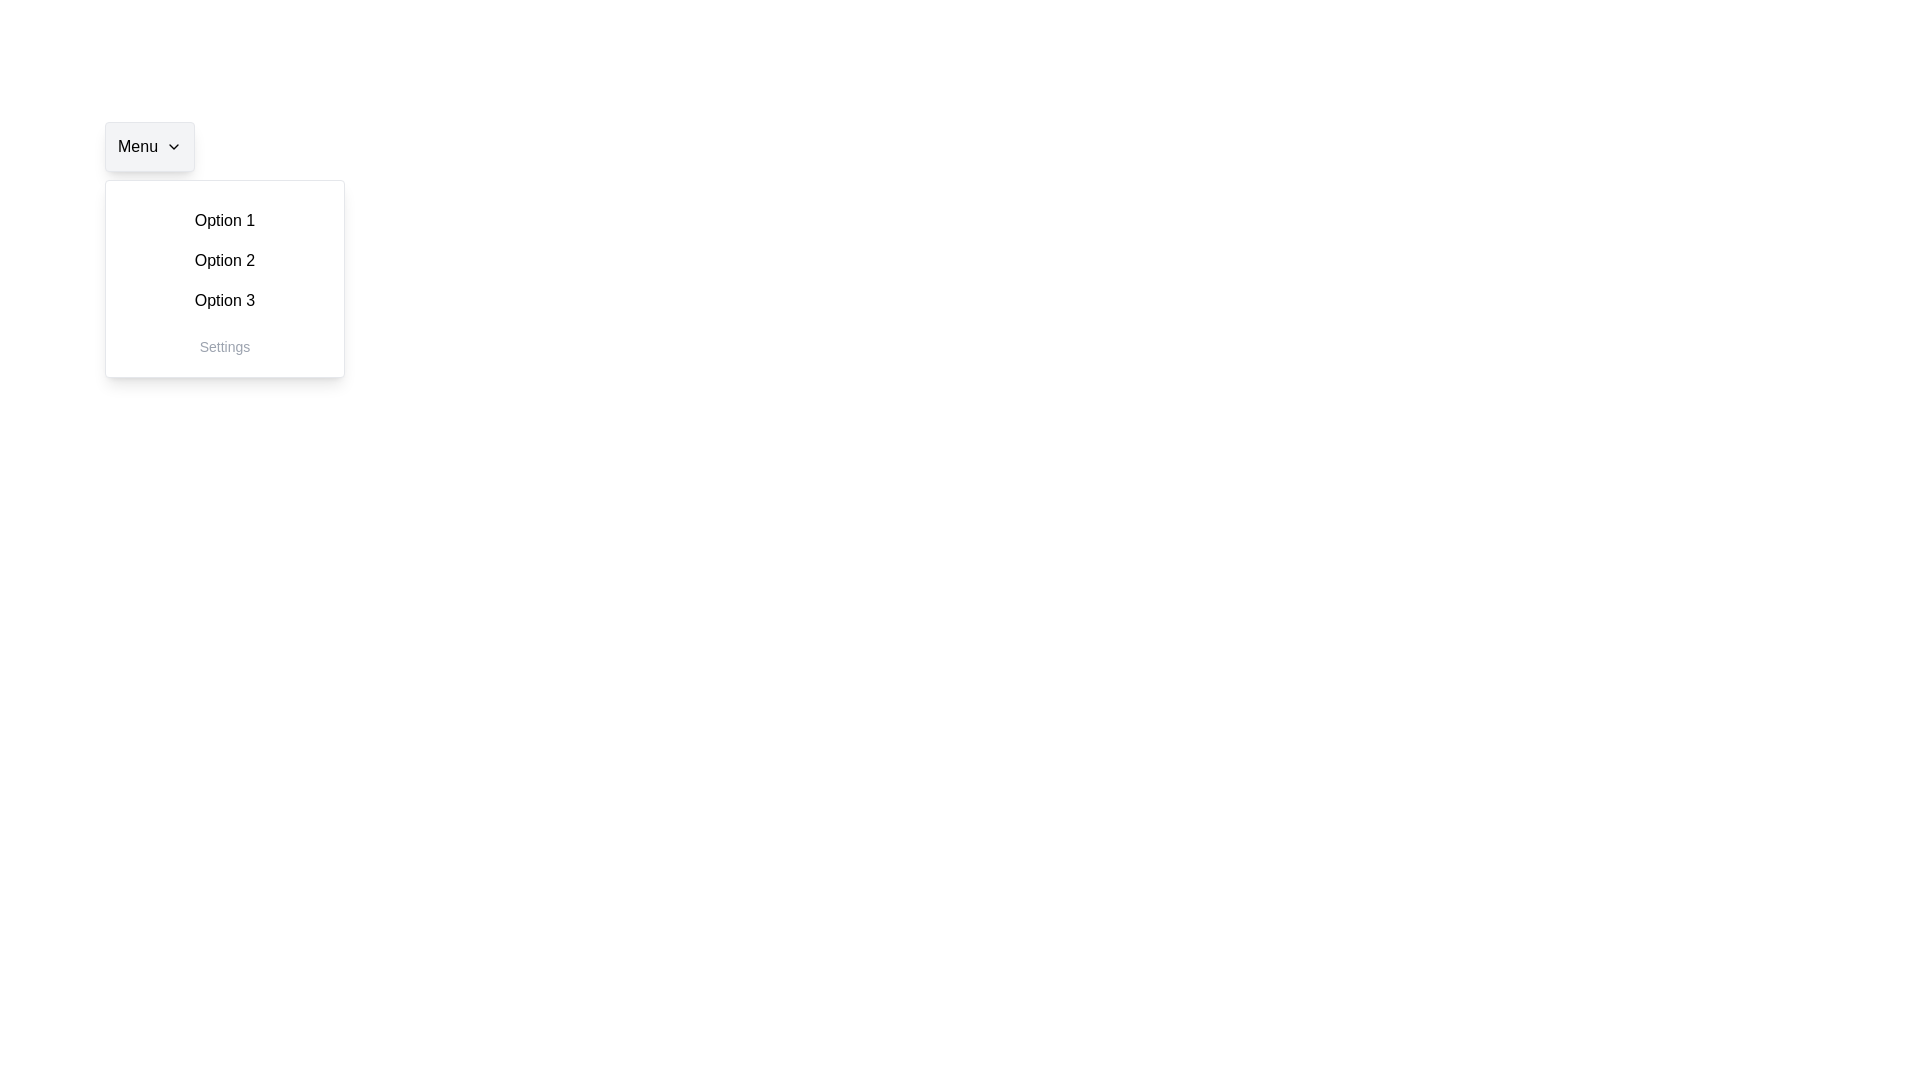 This screenshot has height=1080, width=1920. What do you see at coordinates (225, 260) in the screenshot?
I see `the second option in the dropdown menu, which is located under the 'Menu' button` at bounding box center [225, 260].